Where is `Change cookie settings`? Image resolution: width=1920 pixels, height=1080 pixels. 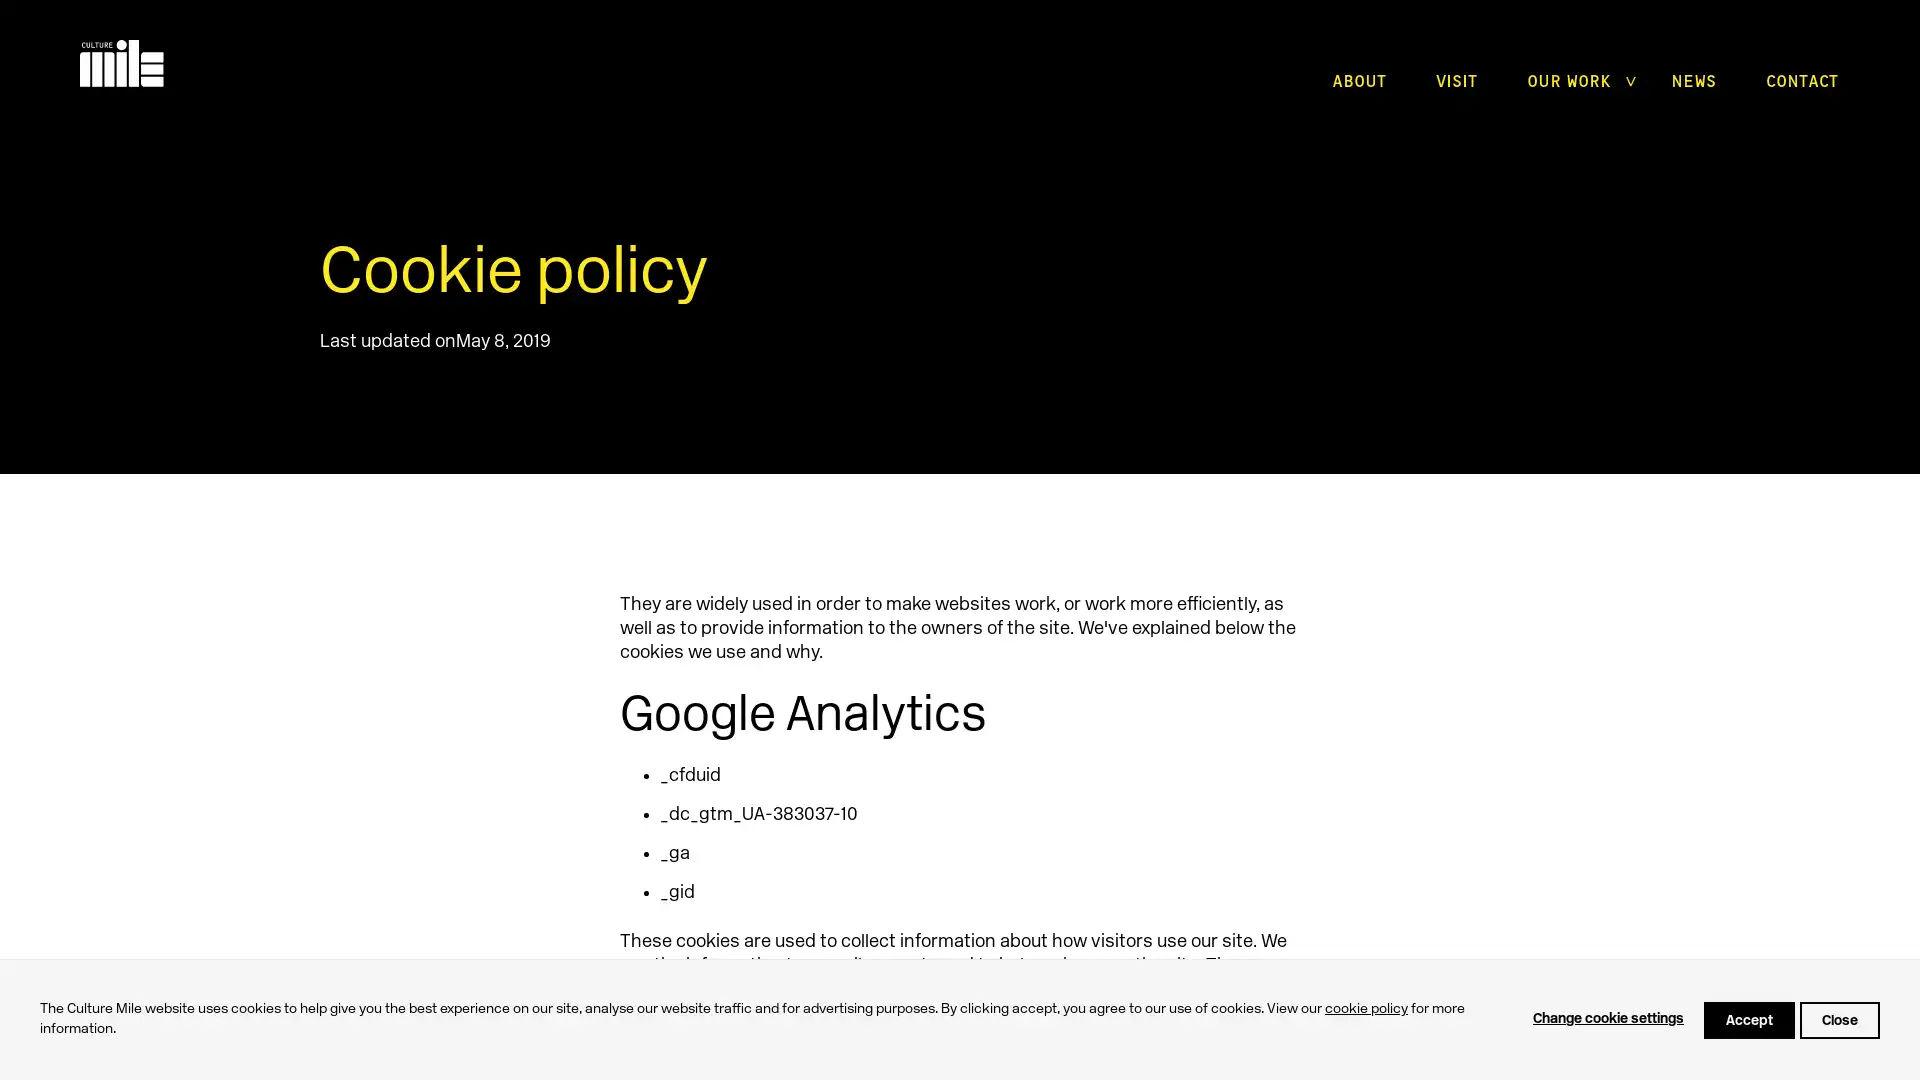 Change cookie settings is located at coordinates (1608, 1019).